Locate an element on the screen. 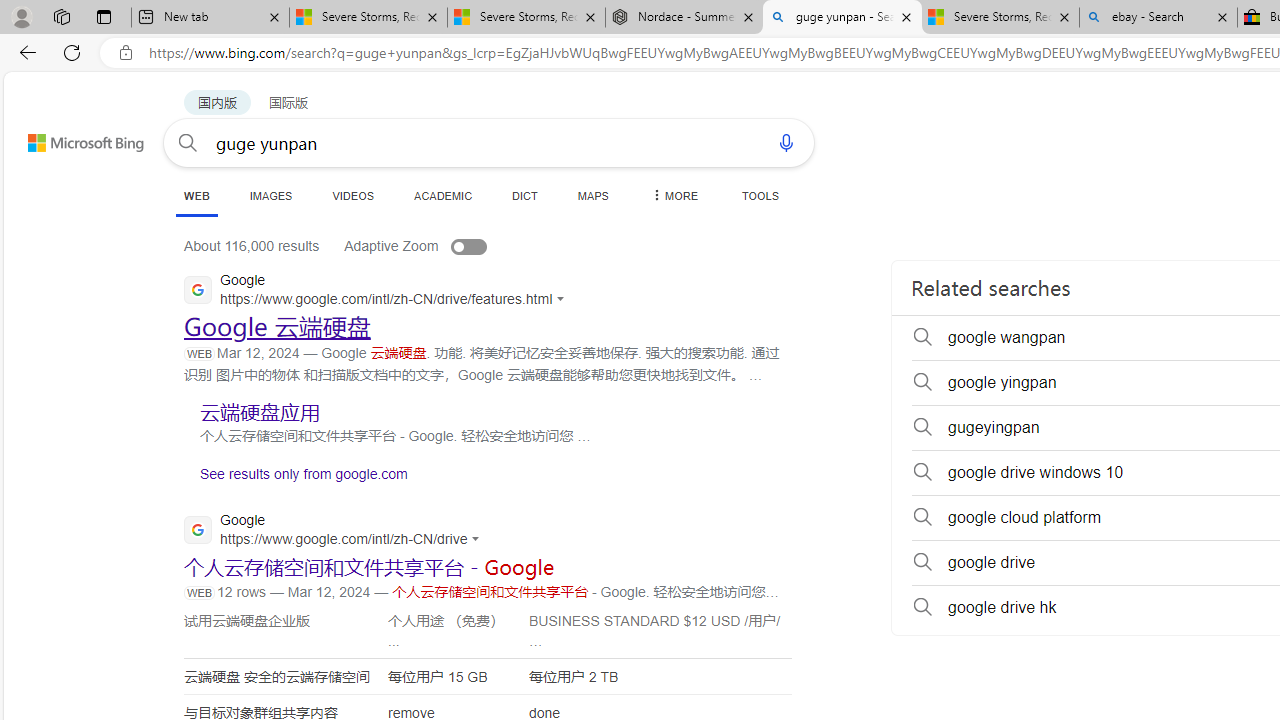 The width and height of the screenshot is (1280, 720). 'Back to Bing search' is located at coordinates (73, 137).